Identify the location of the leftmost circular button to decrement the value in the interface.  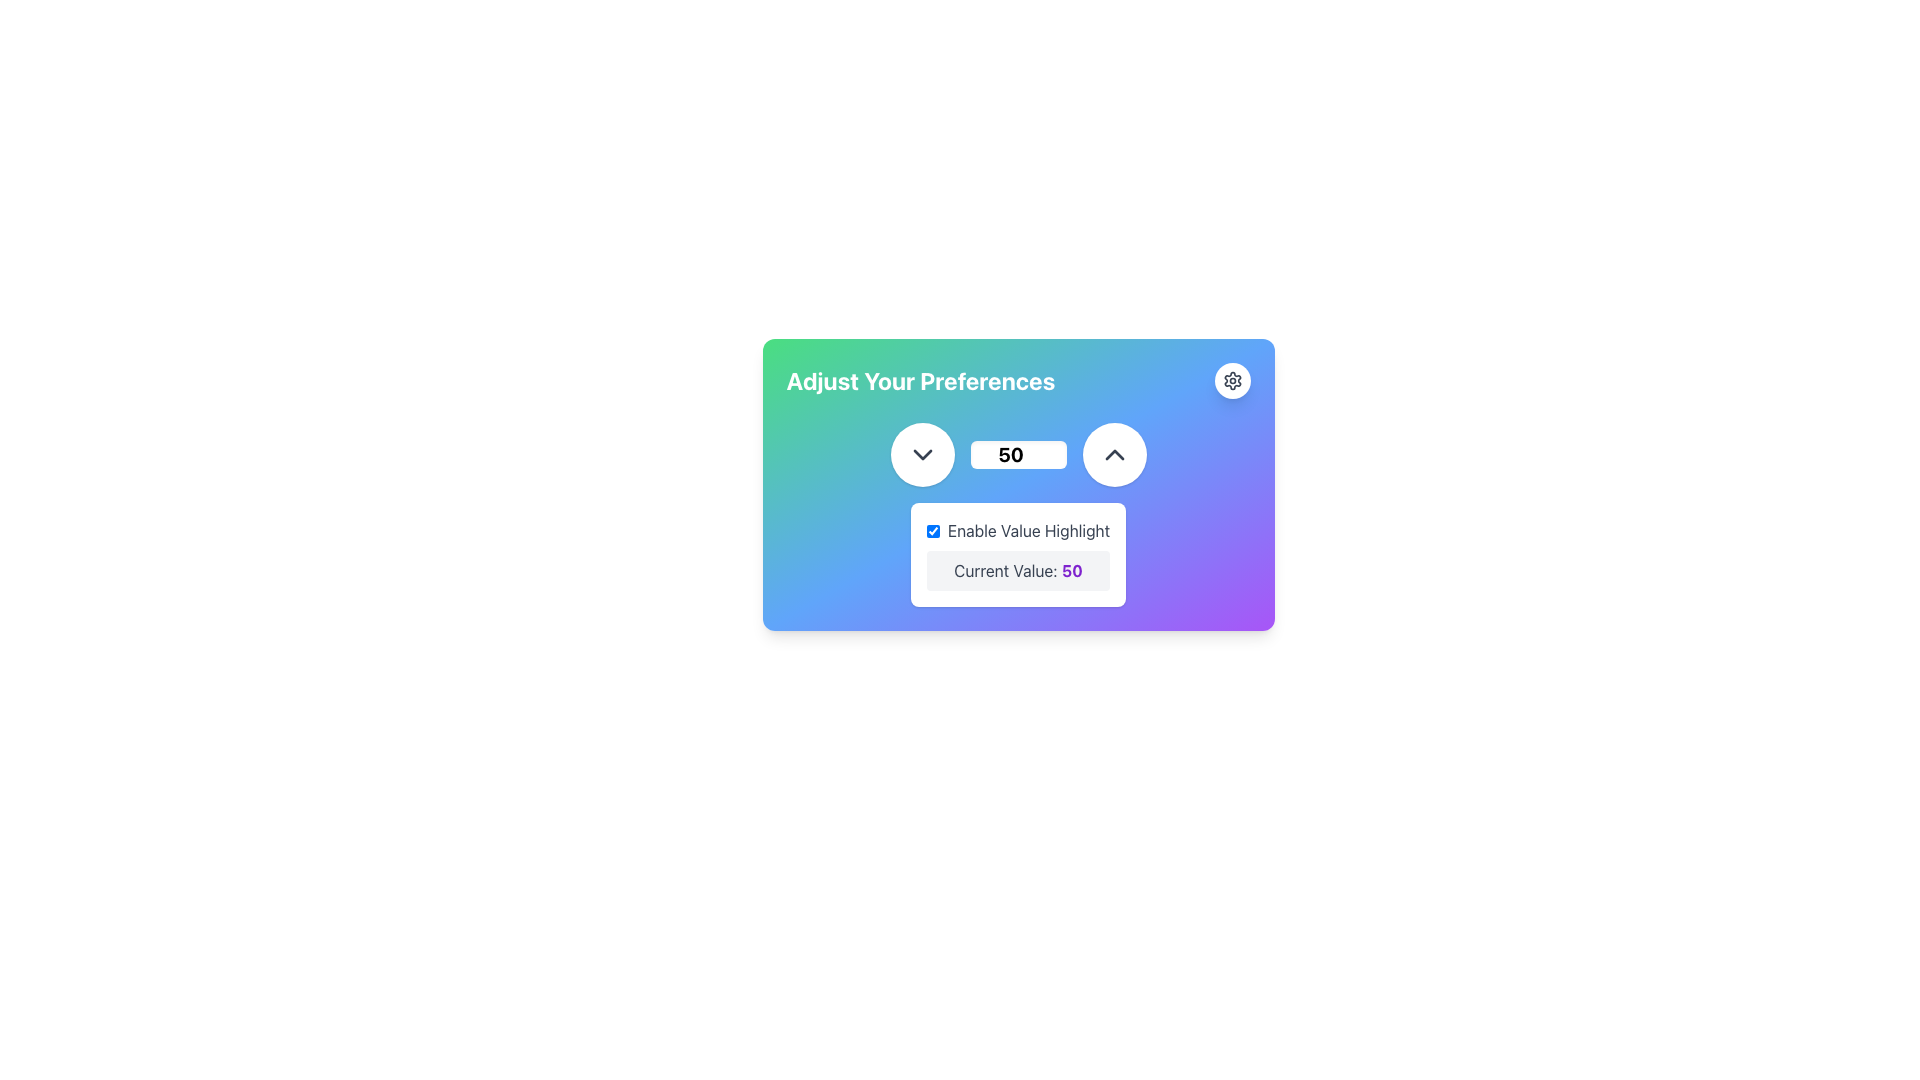
(921, 455).